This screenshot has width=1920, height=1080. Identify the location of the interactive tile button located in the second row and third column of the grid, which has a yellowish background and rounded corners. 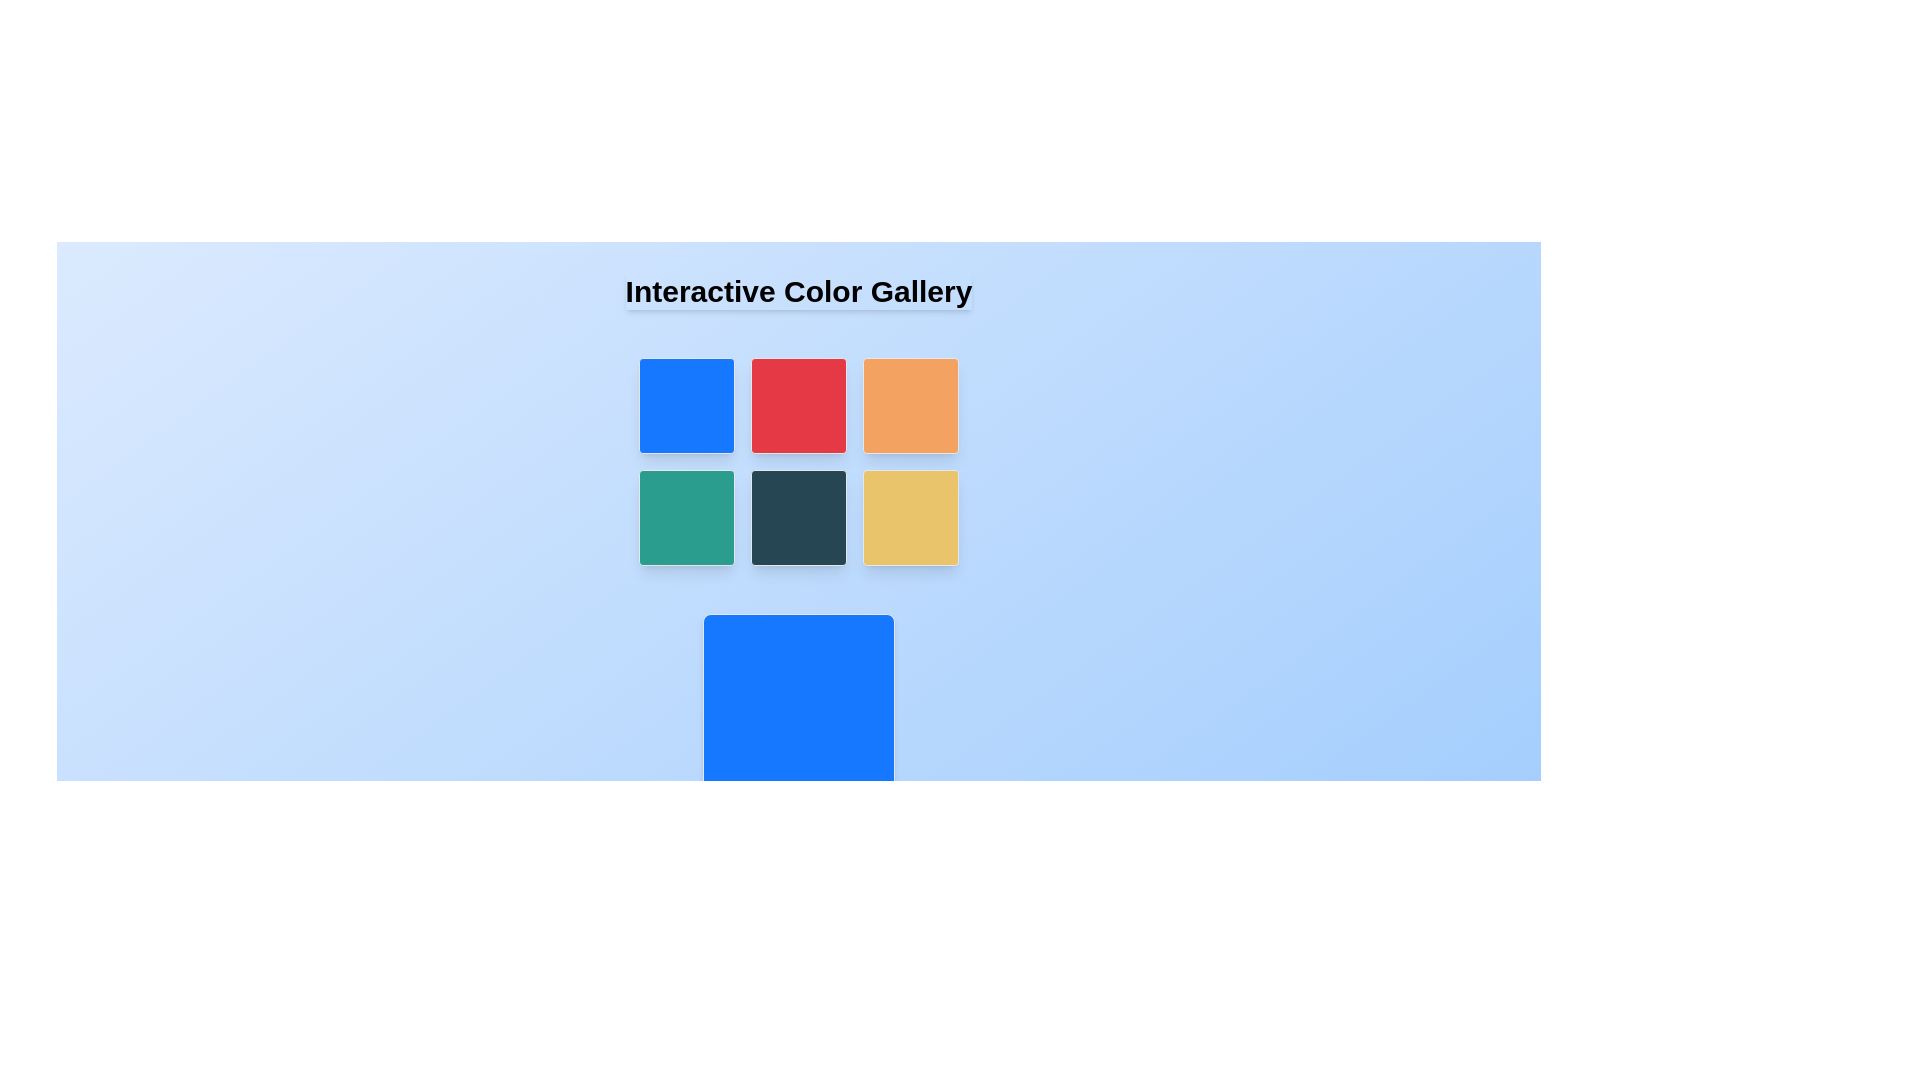
(910, 516).